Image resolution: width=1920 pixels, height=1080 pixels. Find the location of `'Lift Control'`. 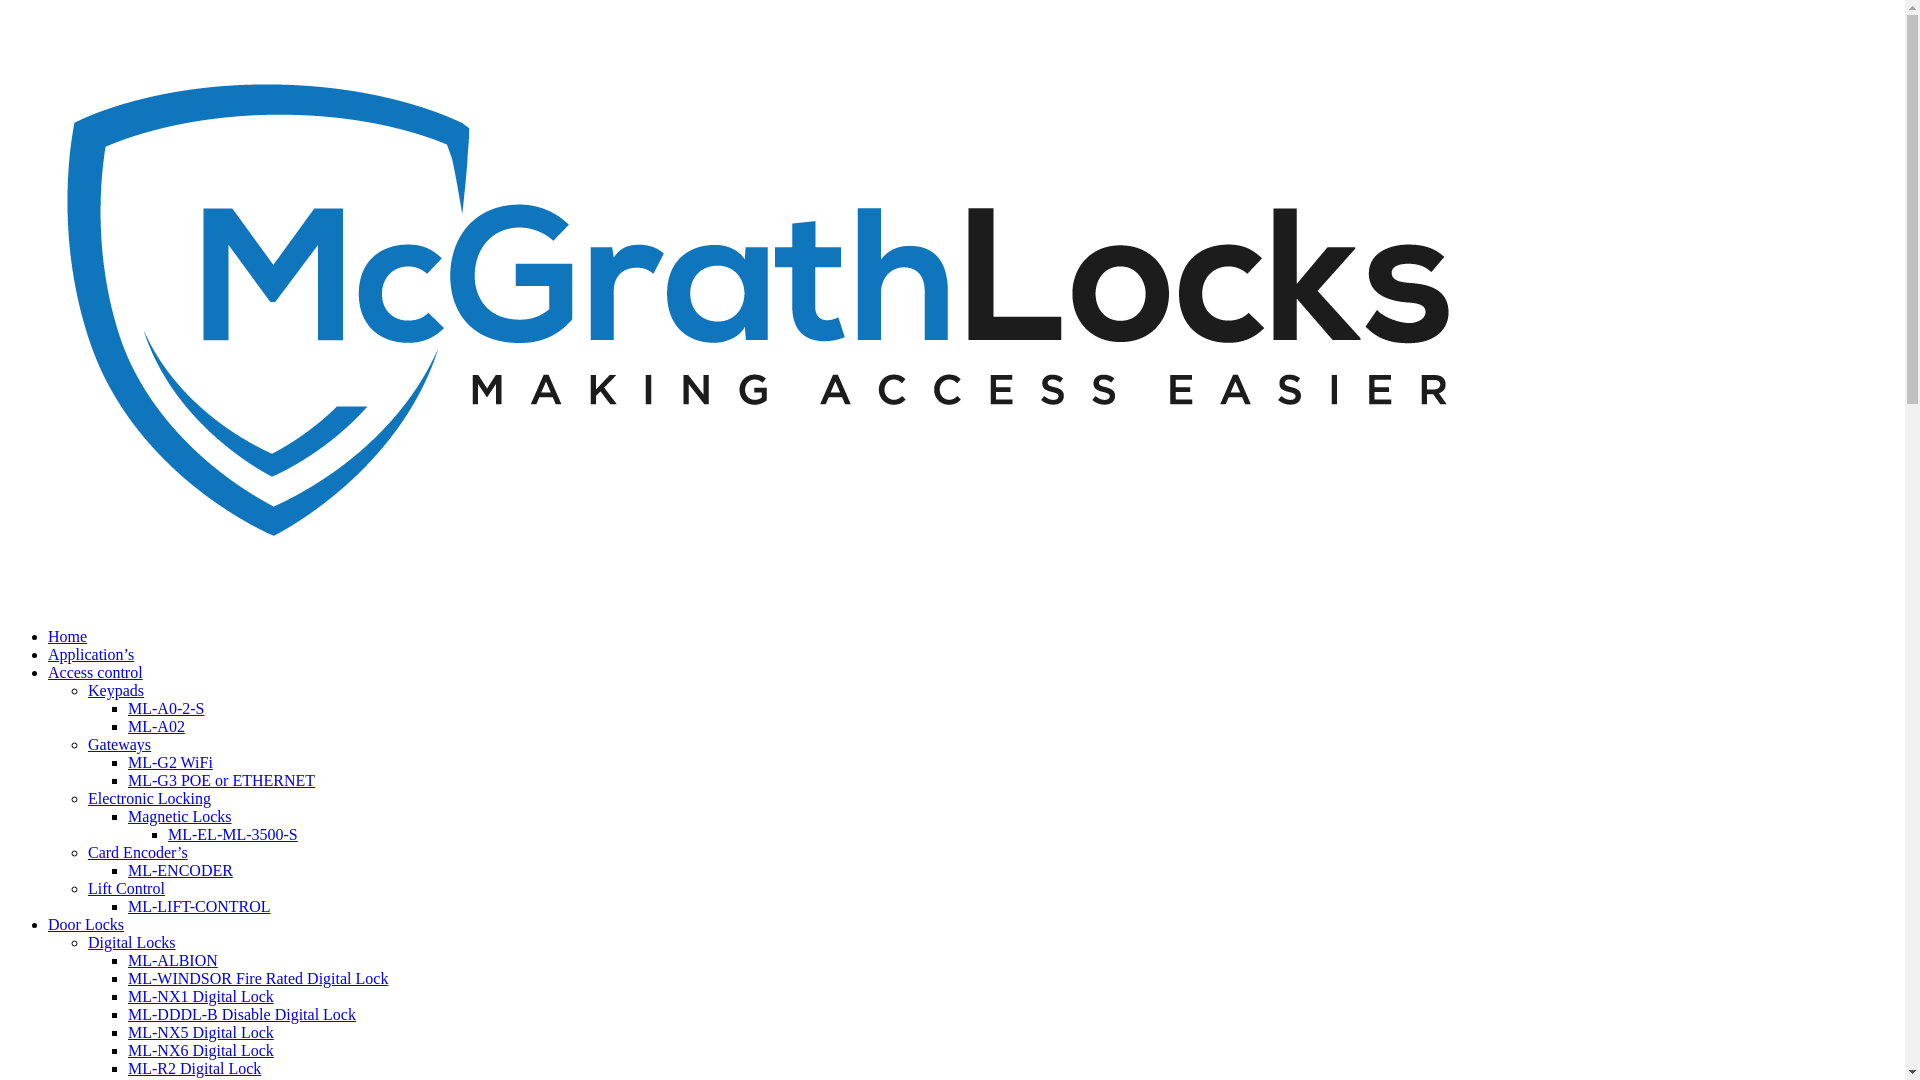

'Lift Control' is located at coordinates (125, 887).